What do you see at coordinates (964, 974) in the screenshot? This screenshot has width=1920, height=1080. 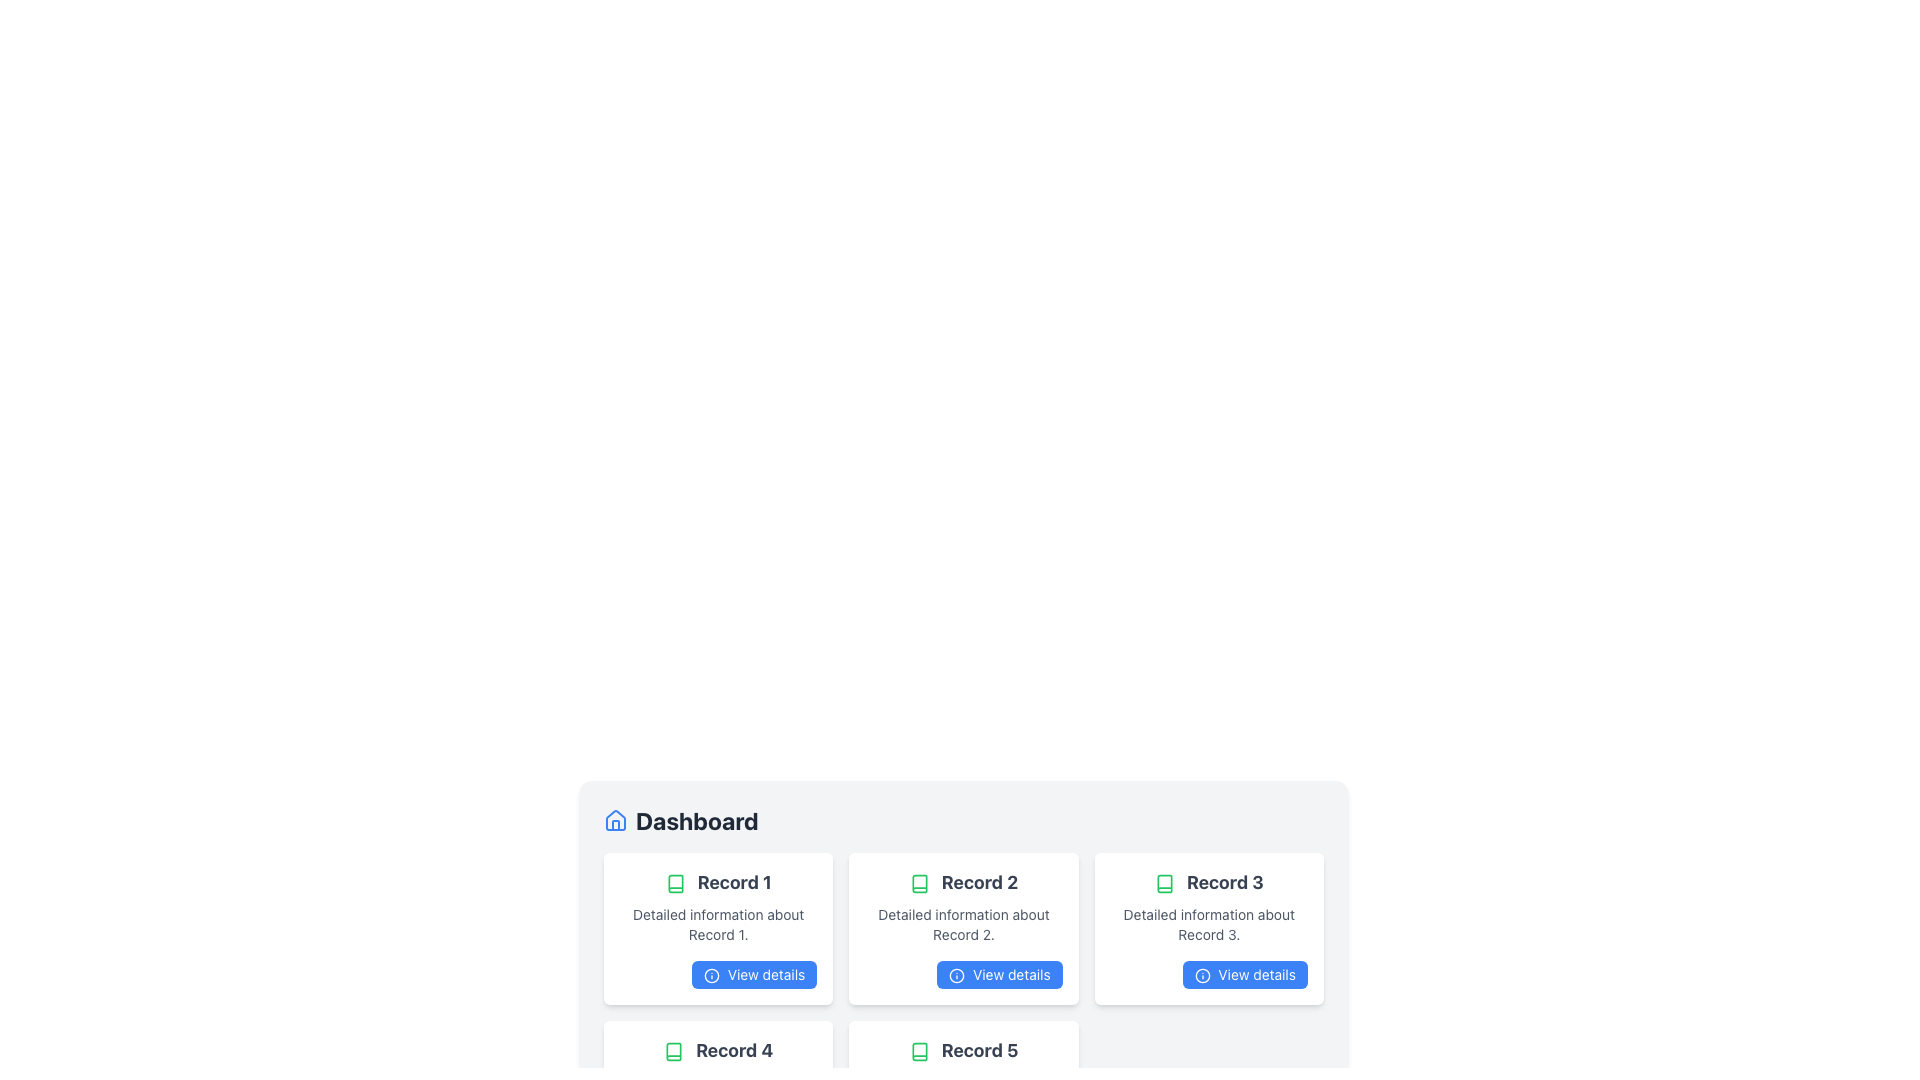 I see `the button that allows users` at bounding box center [964, 974].